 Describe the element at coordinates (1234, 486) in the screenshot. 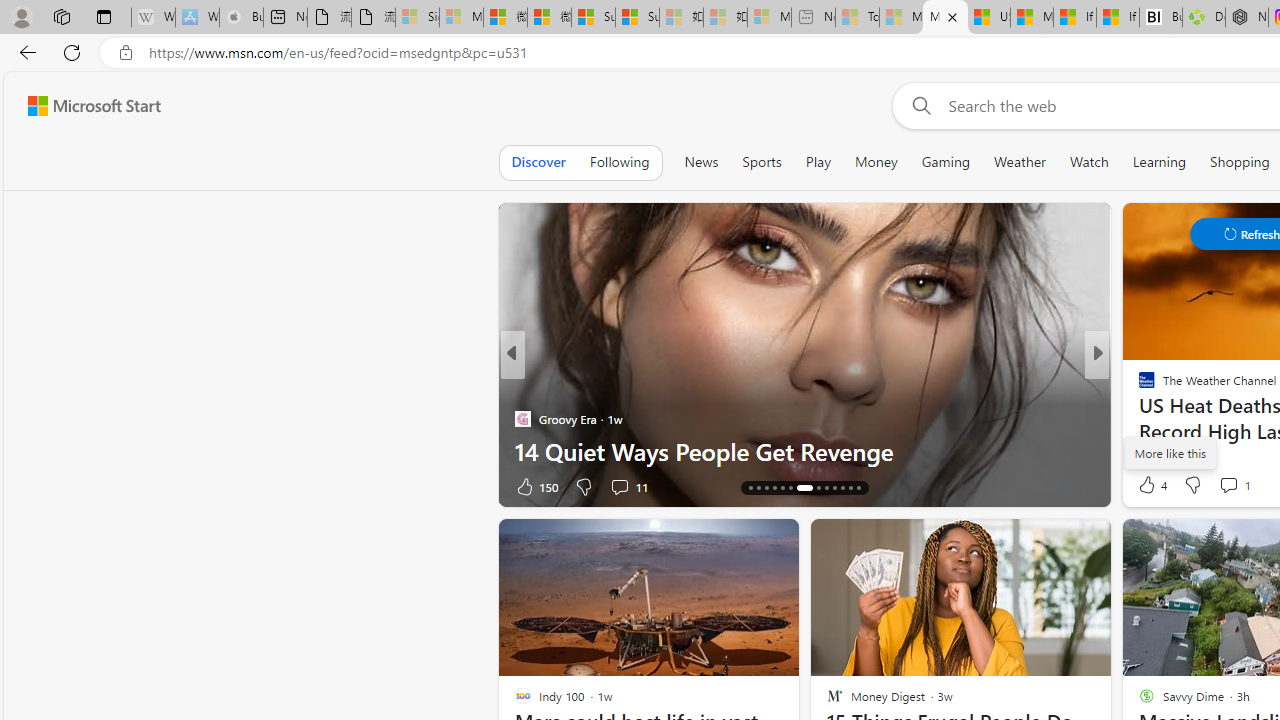

I see `'View comments 3 Comment'` at that location.